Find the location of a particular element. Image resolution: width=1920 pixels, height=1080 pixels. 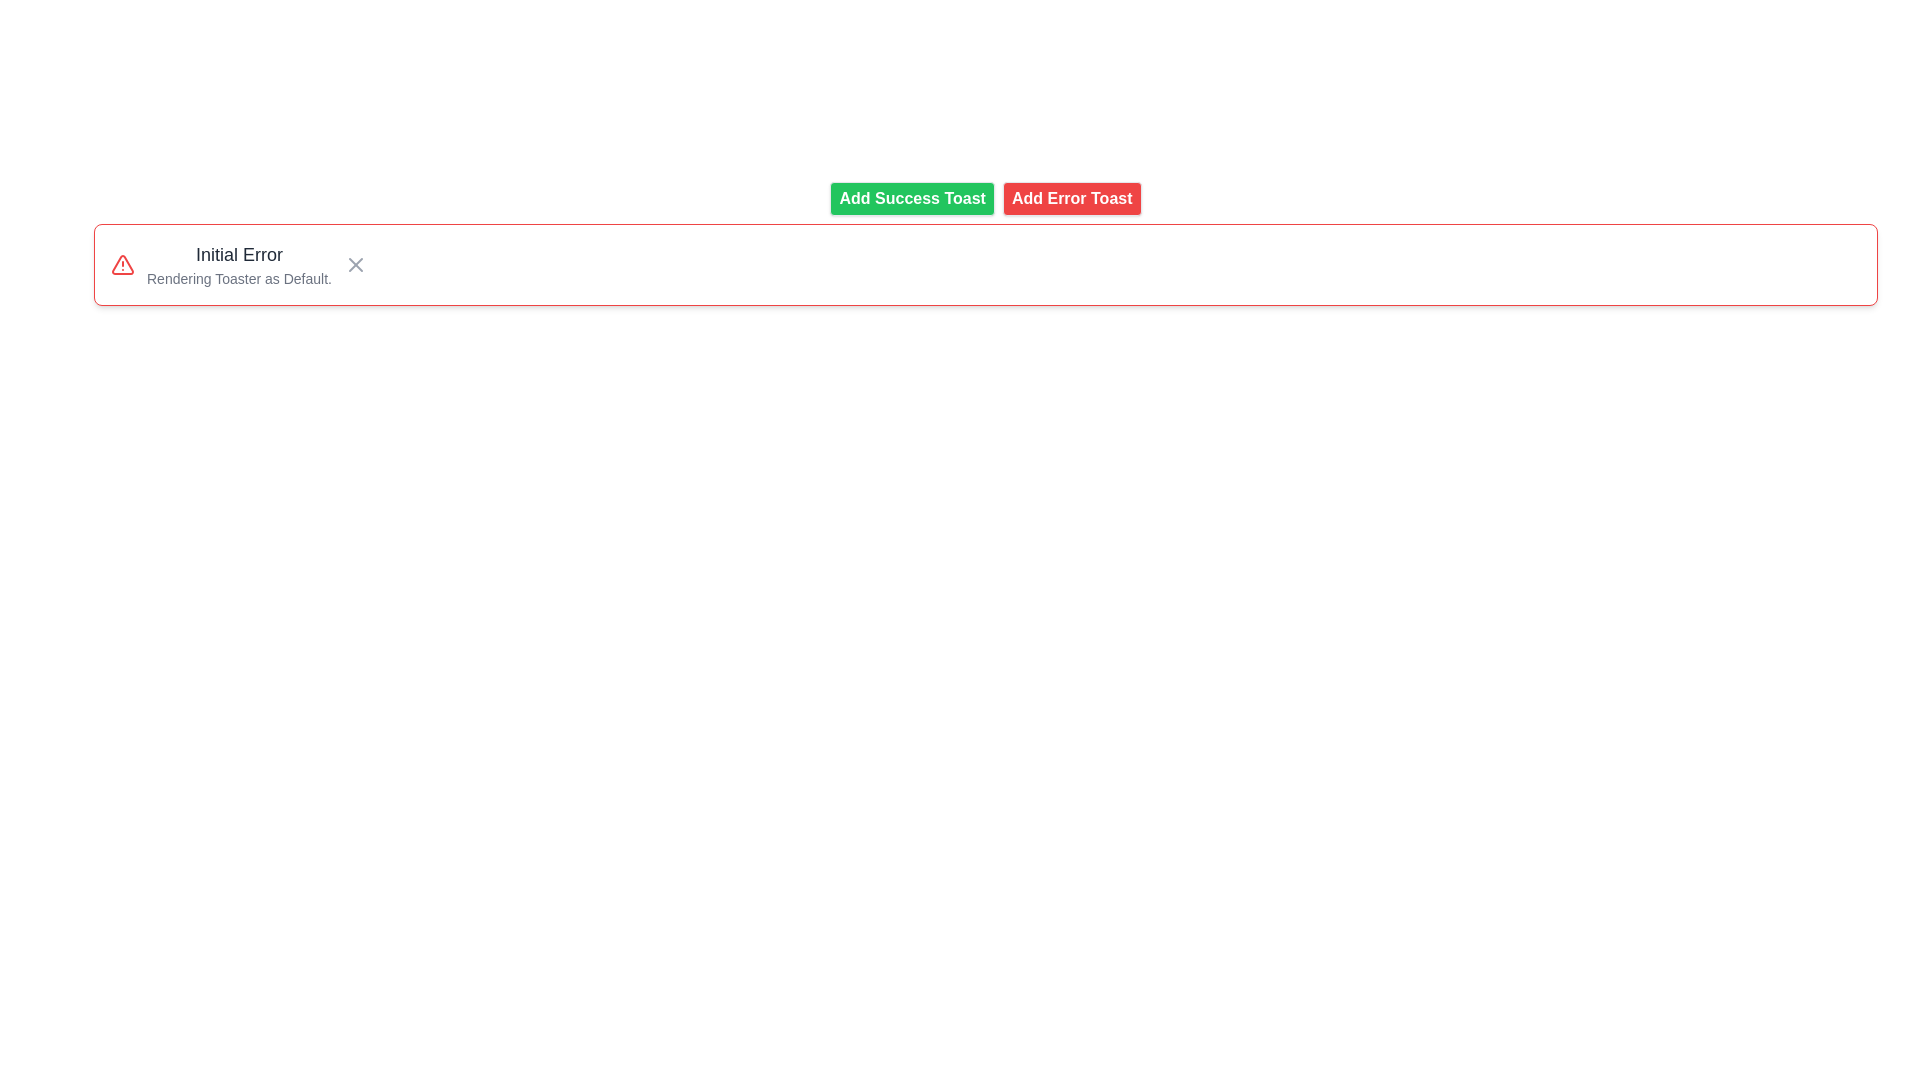

textual information from the Text display, which consists of the title 'Initial Error' and the subtitle 'Rendering Toaster as Default.' is located at coordinates (239, 264).